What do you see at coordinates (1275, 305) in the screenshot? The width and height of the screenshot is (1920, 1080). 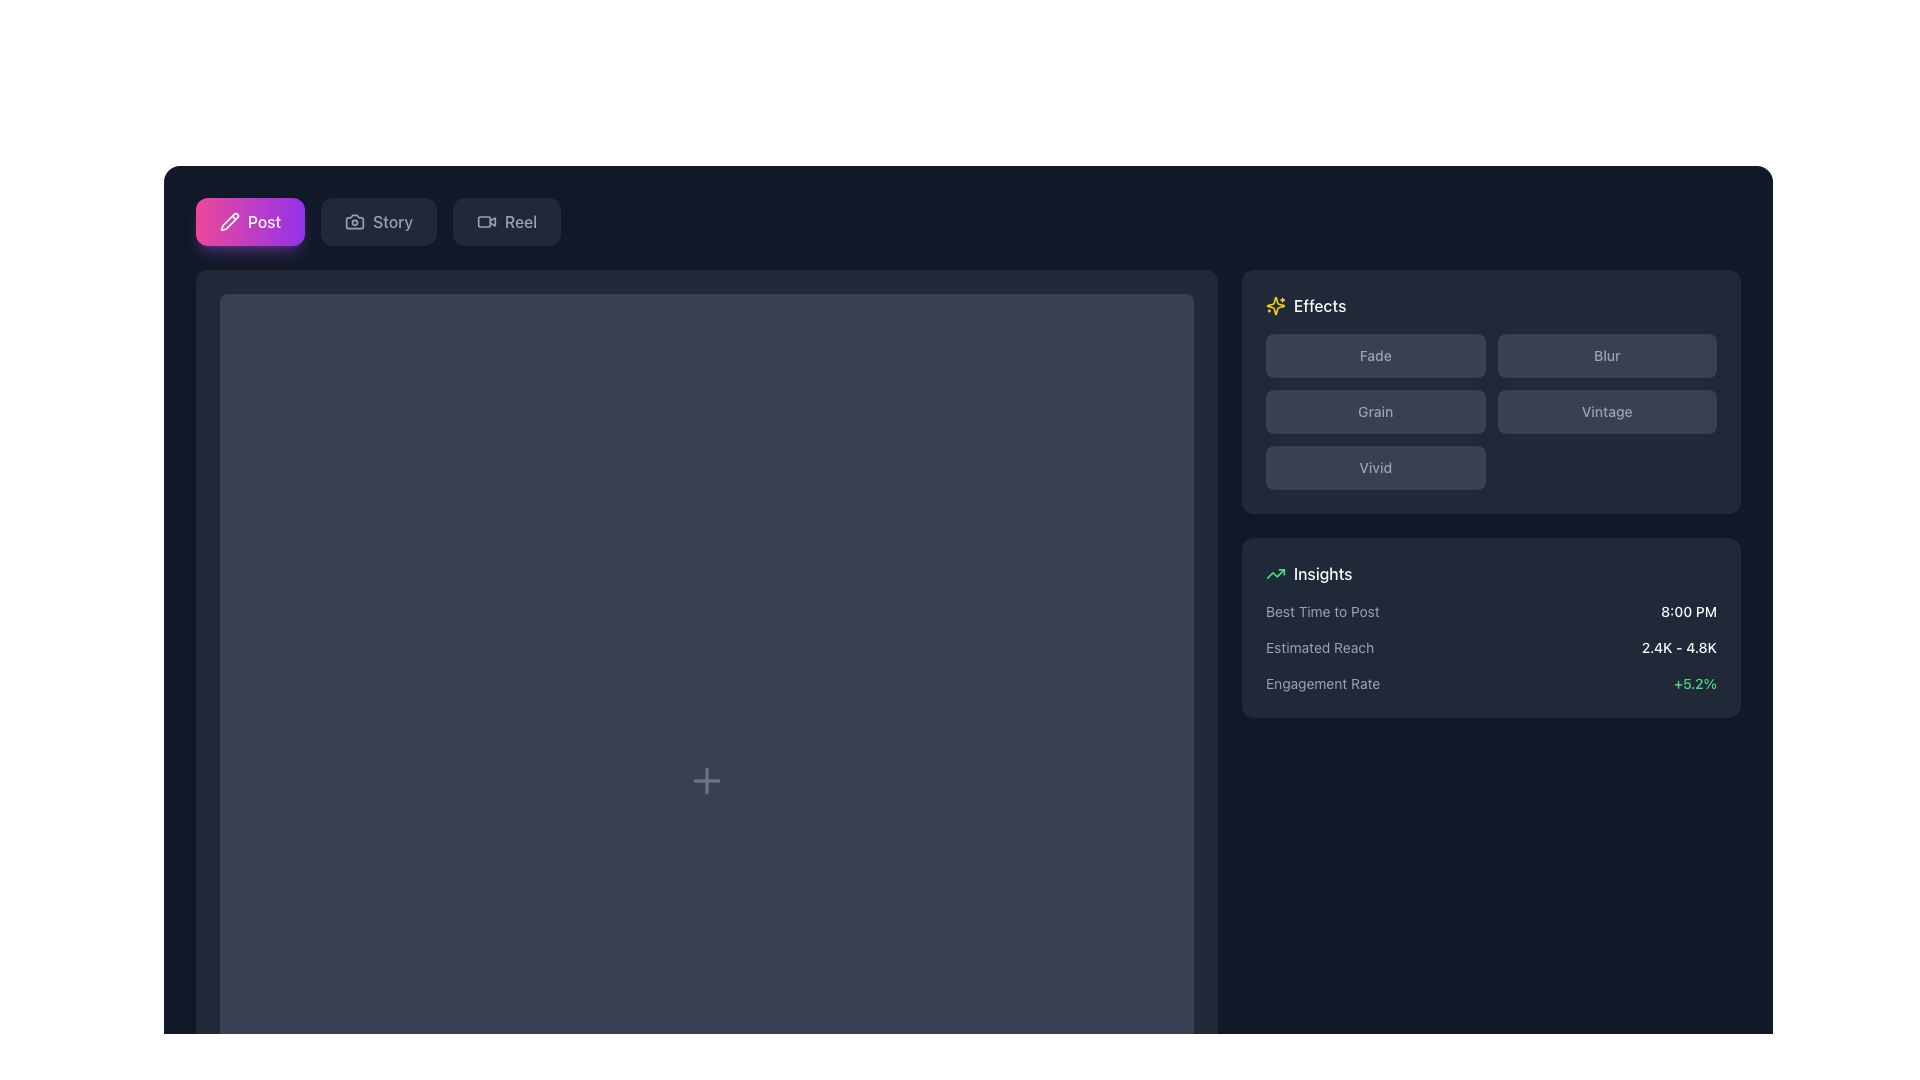 I see `the yellow outlined sparkles icon located to the left of the 'Effects' label in the header of the 'Effects' section` at bounding box center [1275, 305].